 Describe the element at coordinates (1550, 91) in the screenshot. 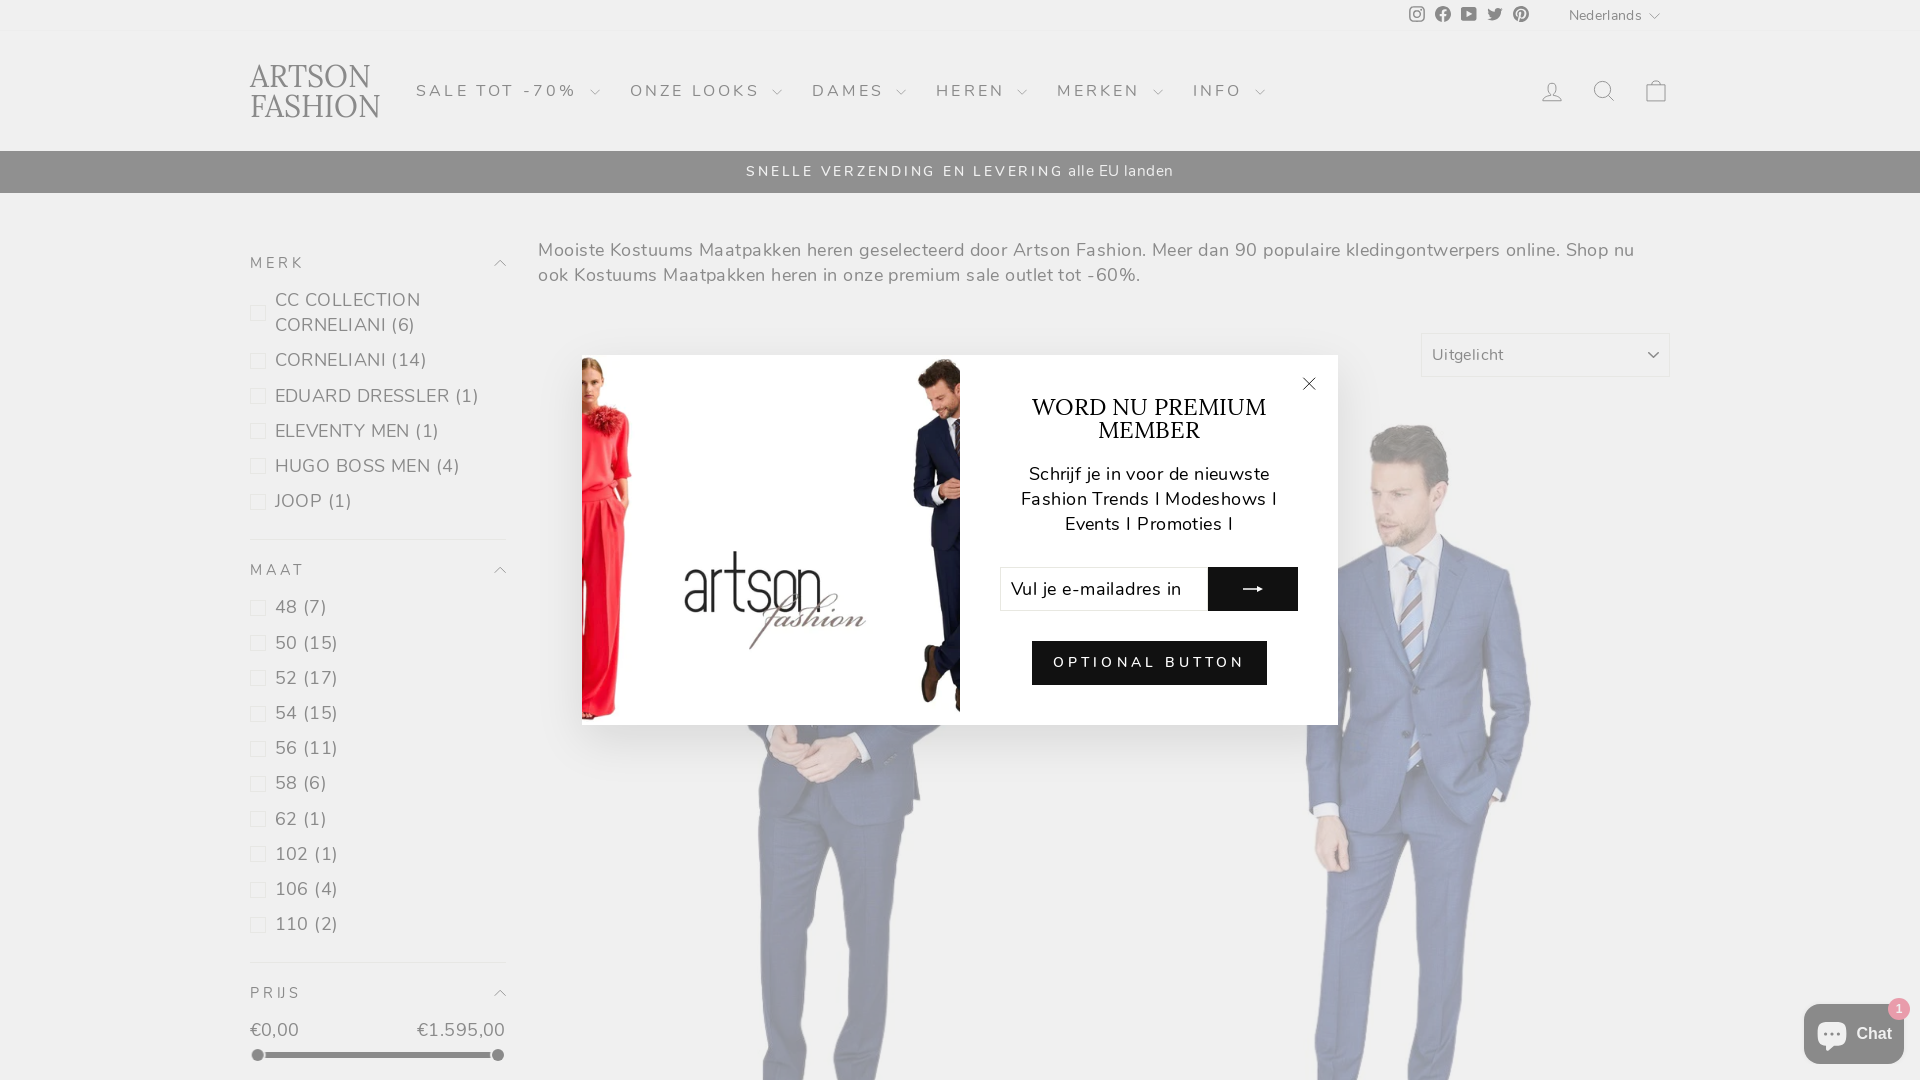

I see `'ACCOUNT` at that location.